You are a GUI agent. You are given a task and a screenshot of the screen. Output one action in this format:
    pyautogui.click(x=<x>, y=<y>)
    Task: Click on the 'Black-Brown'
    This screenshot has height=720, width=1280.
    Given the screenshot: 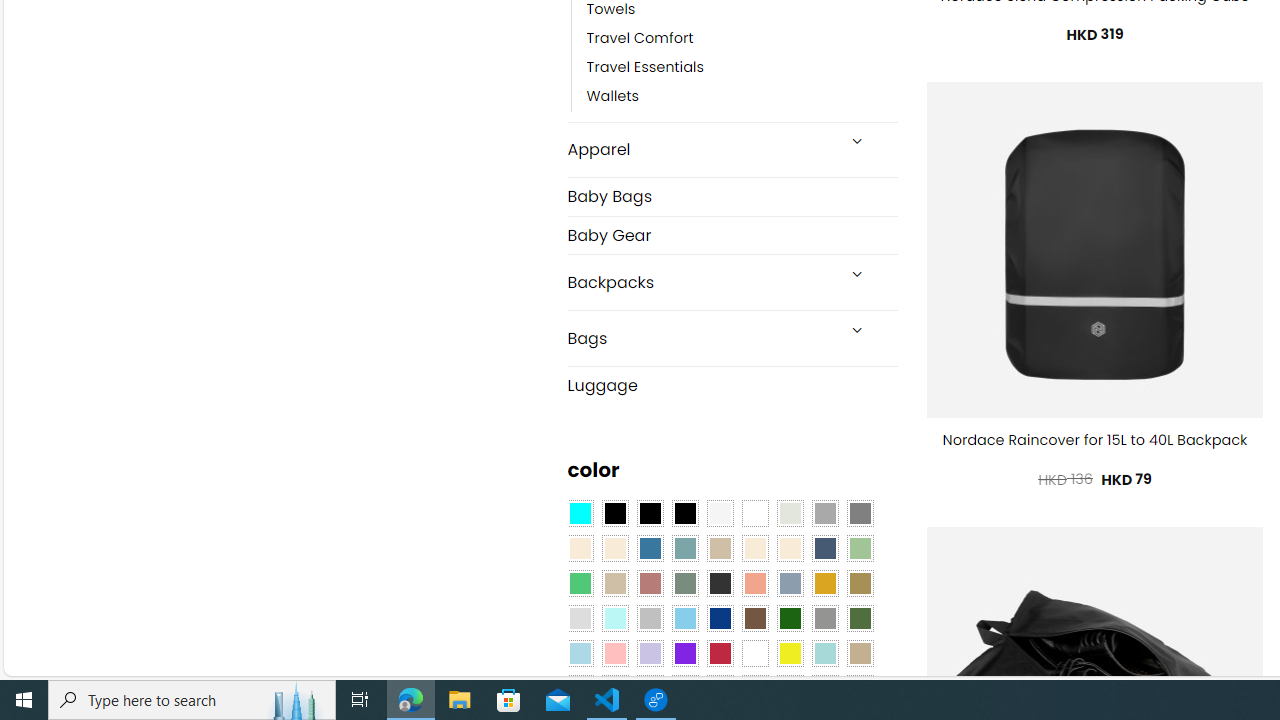 What is the action you would take?
    pyautogui.click(x=684, y=513)
    